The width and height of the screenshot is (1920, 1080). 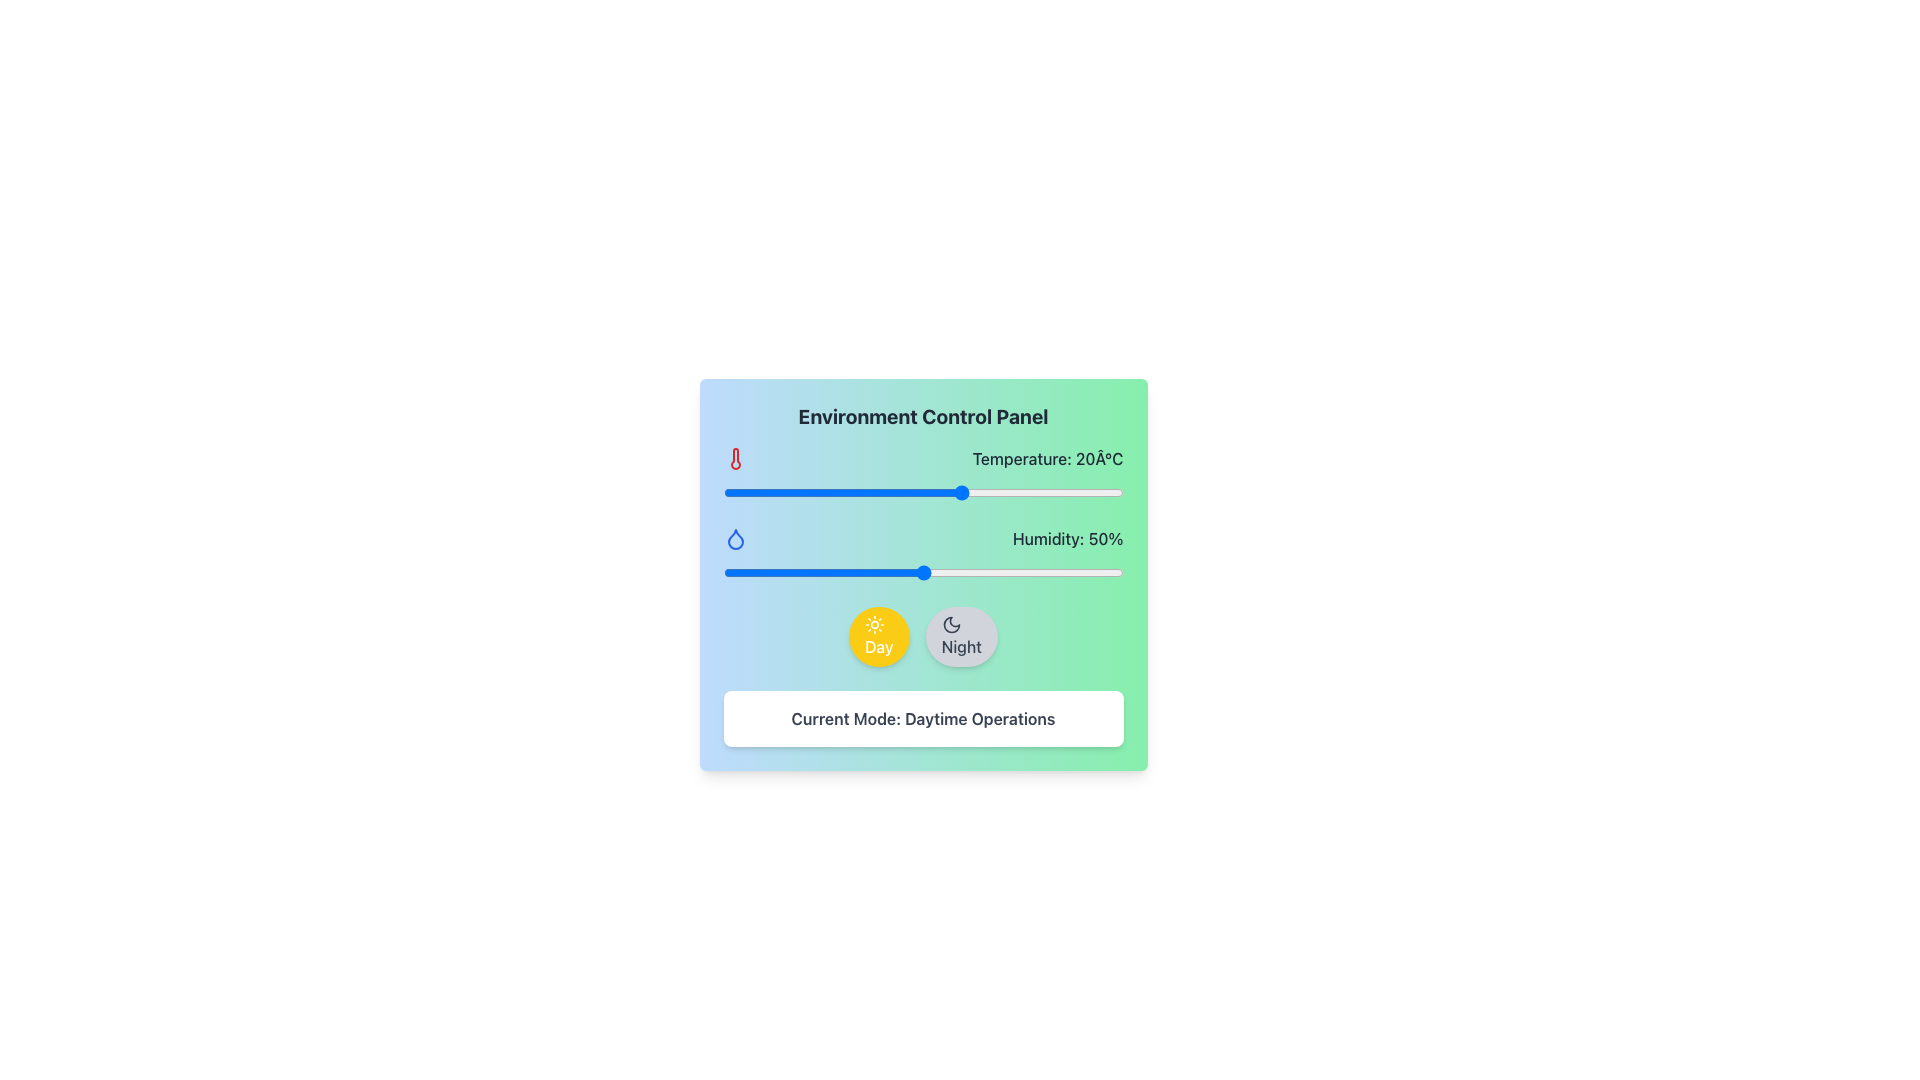 I want to click on the static text label displaying the current temperature reading in degrees Celsius, located beneath the 'Environment Control Panel' title and to the right of the red thermometer icon, so click(x=1047, y=459).